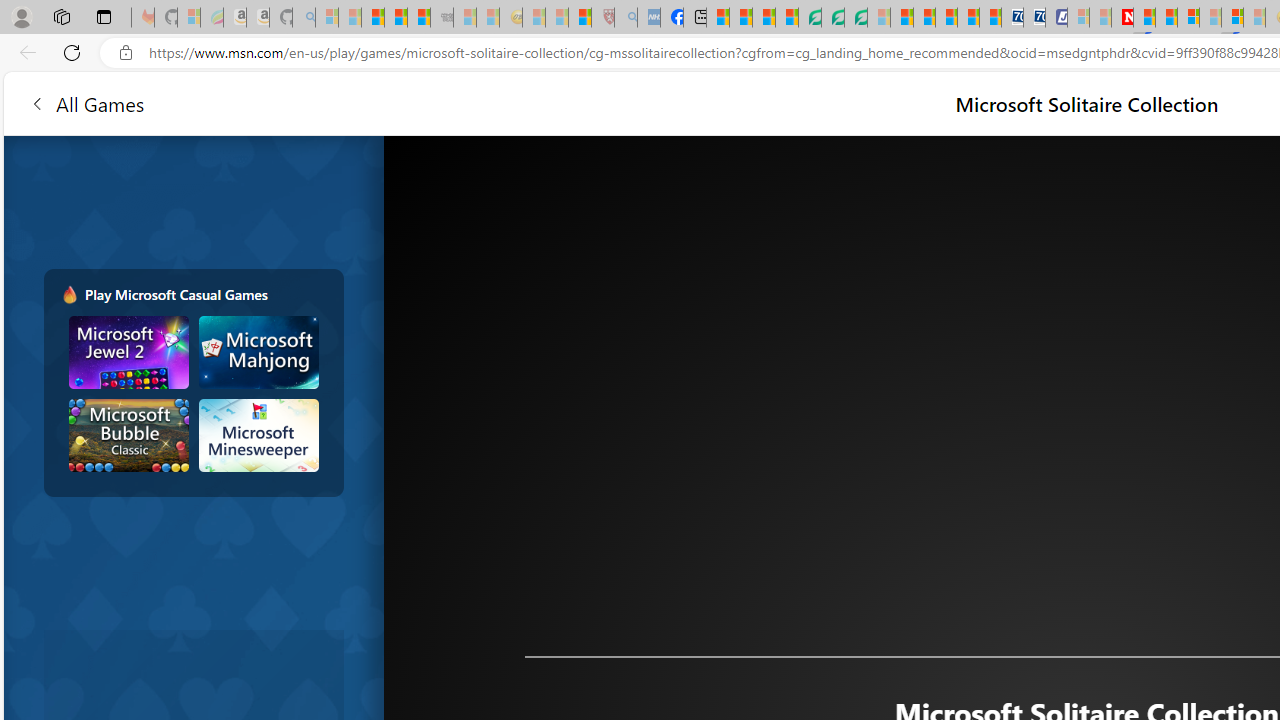 This screenshot has height=720, width=1280. Describe the element at coordinates (257, 434) in the screenshot. I see `'Microsoft Minesweeper'` at that location.